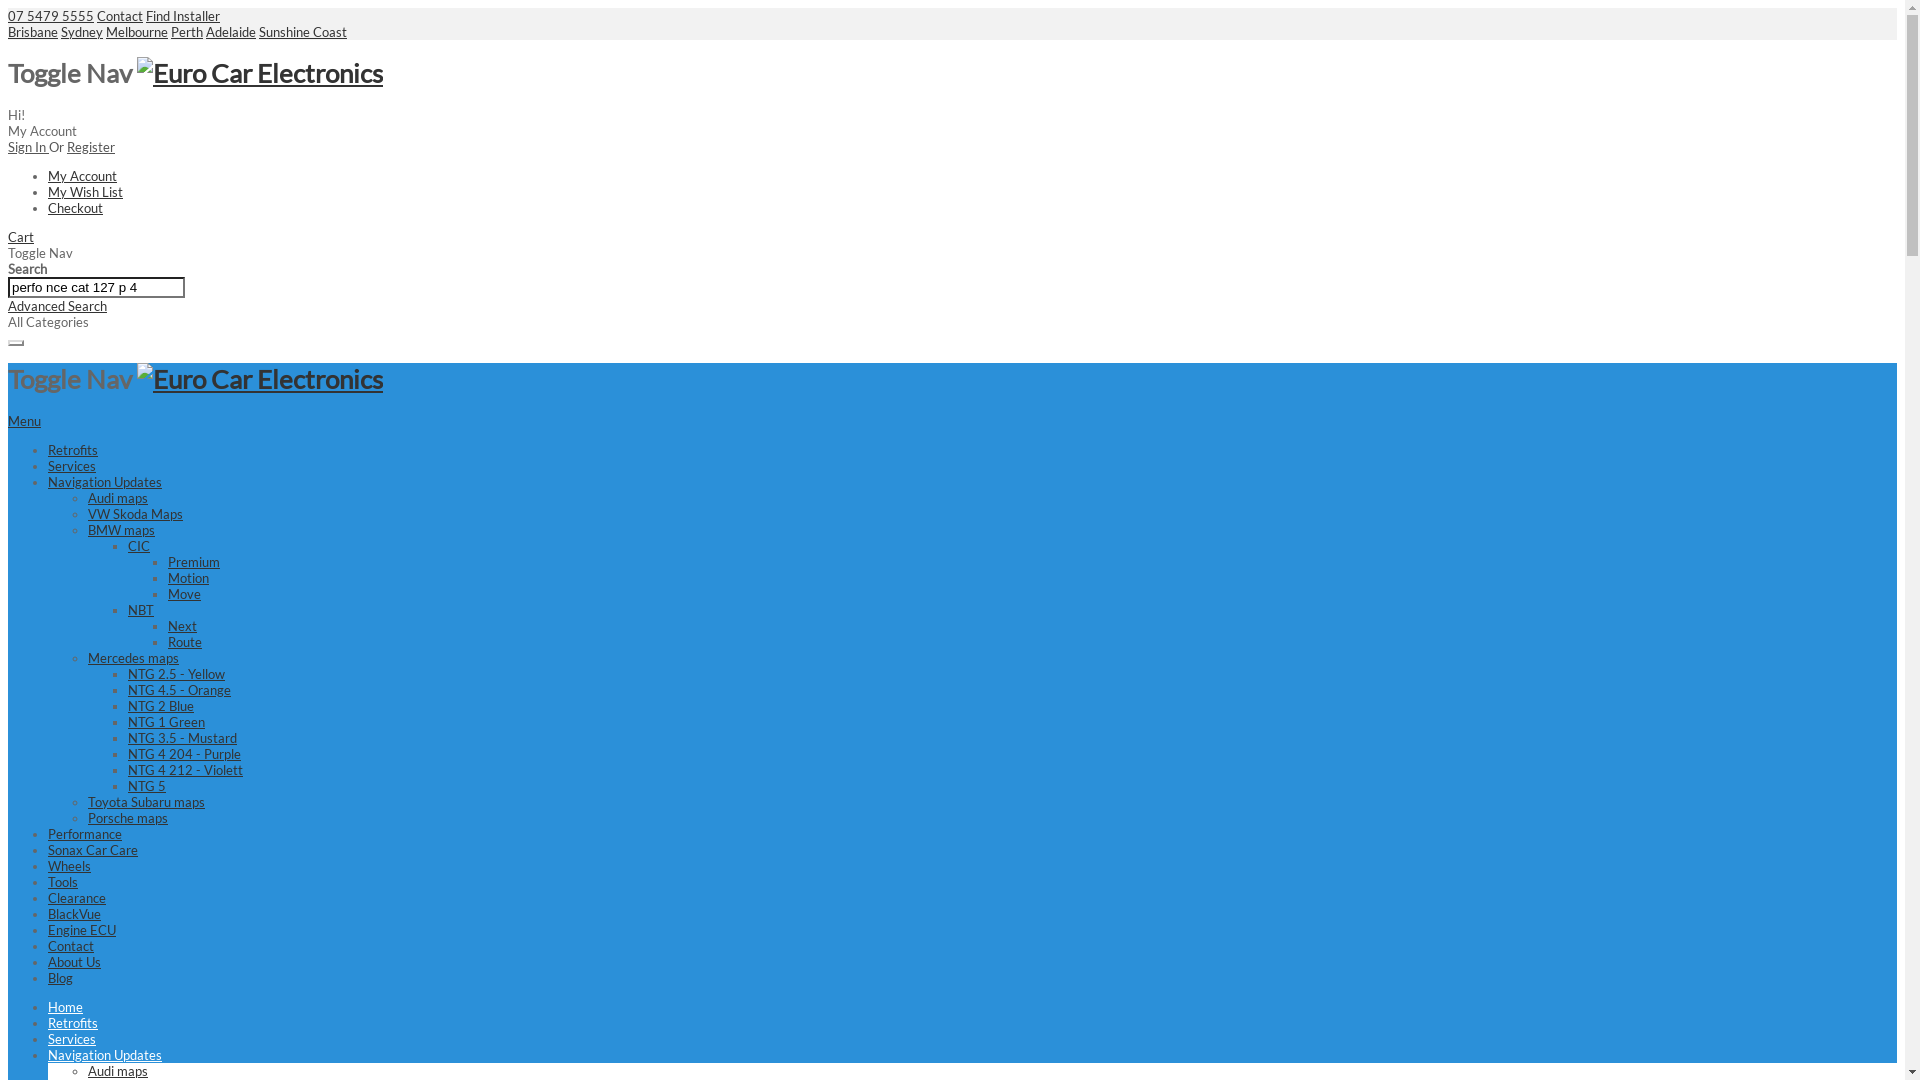 The height and width of the screenshot is (1080, 1920). Describe the element at coordinates (72, 1037) in the screenshot. I see `'Services'` at that location.